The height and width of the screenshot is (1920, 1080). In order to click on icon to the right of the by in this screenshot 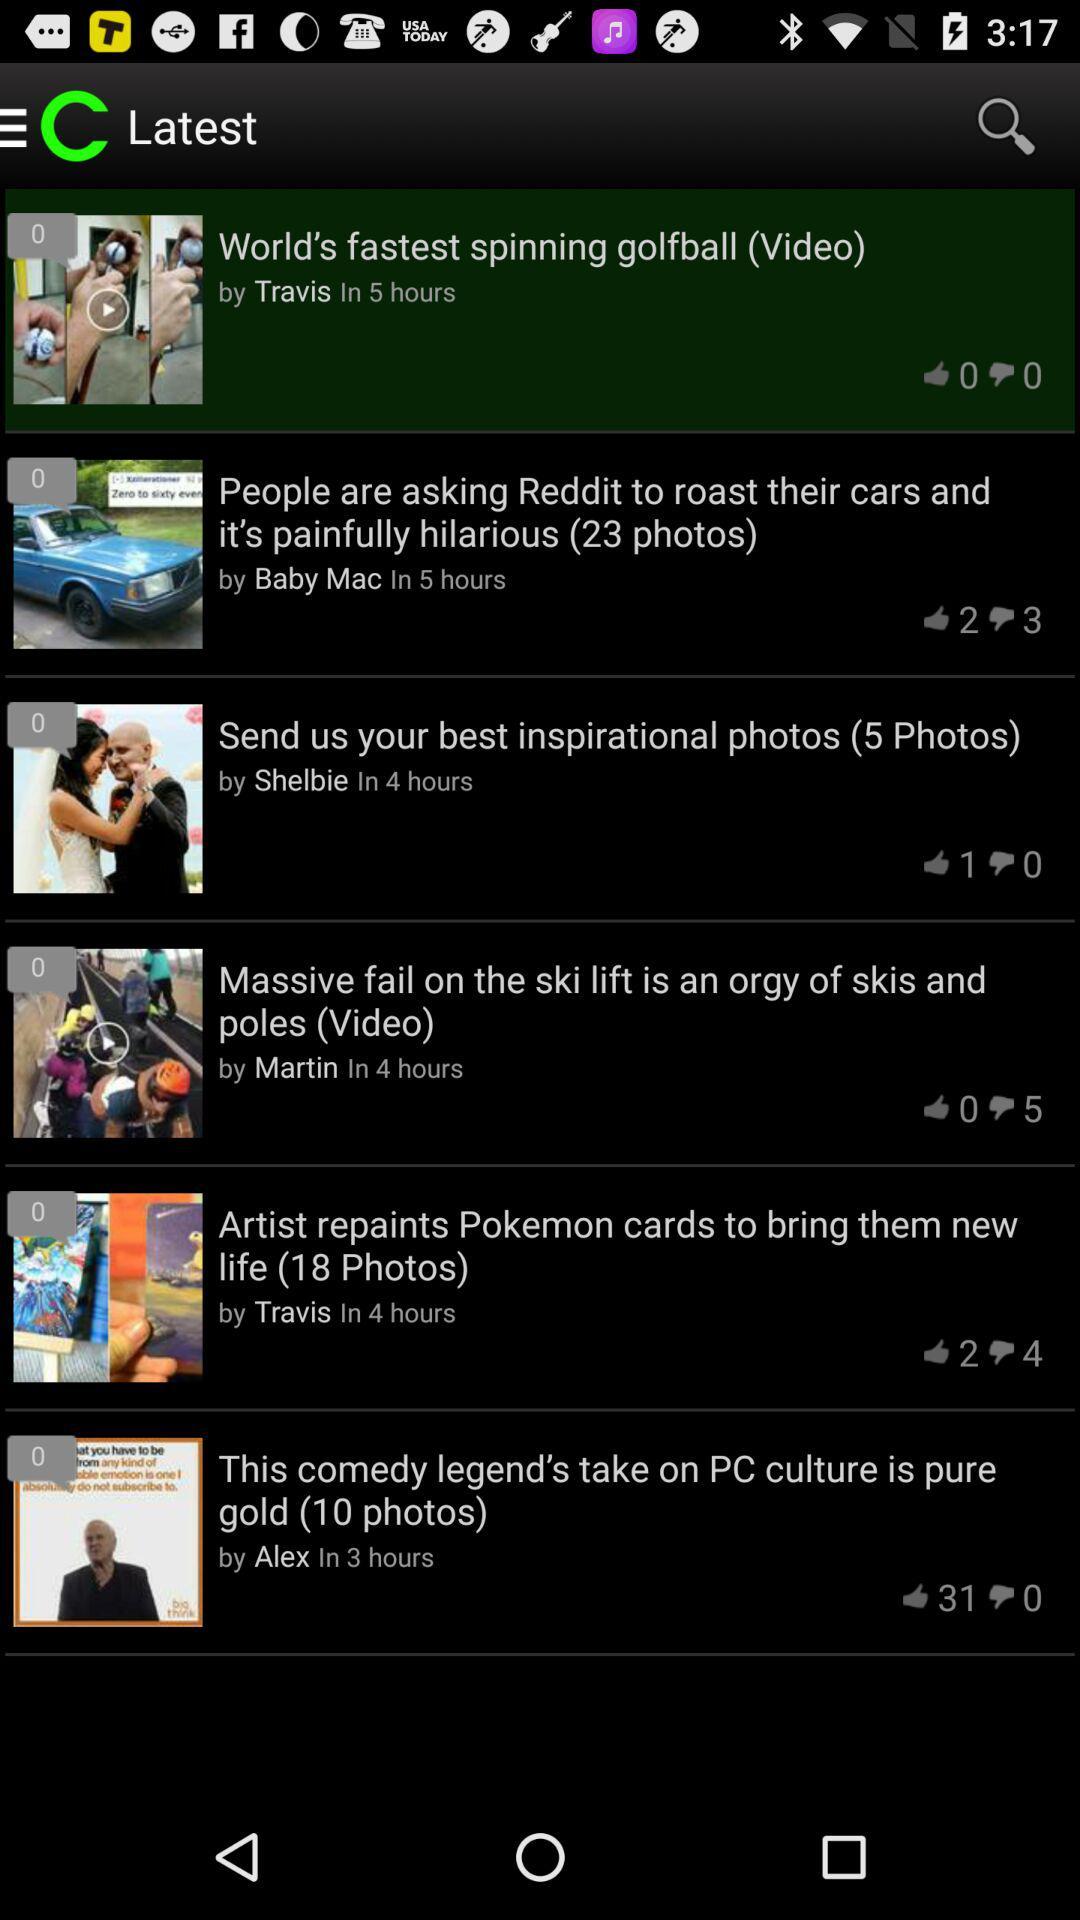, I will do `click(316, 576)`.